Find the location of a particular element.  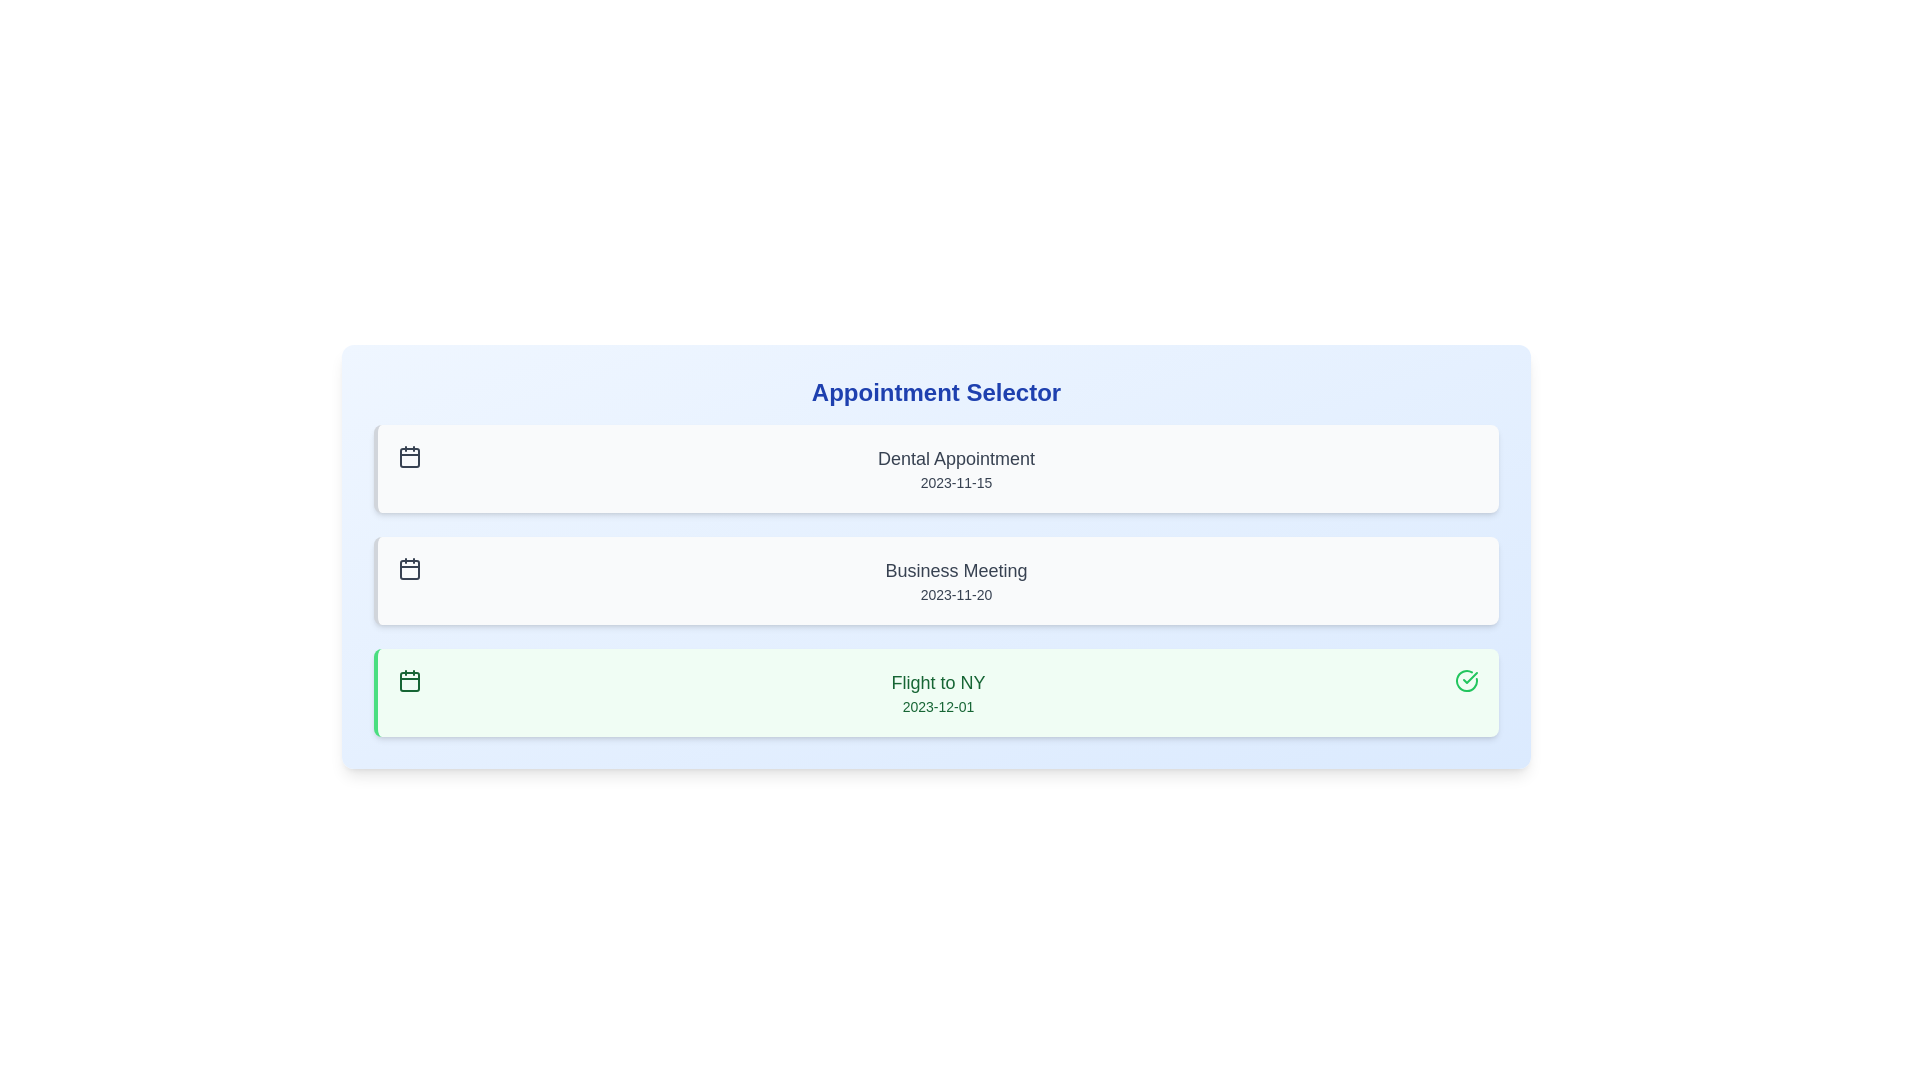

the appointment labeled 'Flight to NY' to observe its hover effect is located at coordinates (935, 692).